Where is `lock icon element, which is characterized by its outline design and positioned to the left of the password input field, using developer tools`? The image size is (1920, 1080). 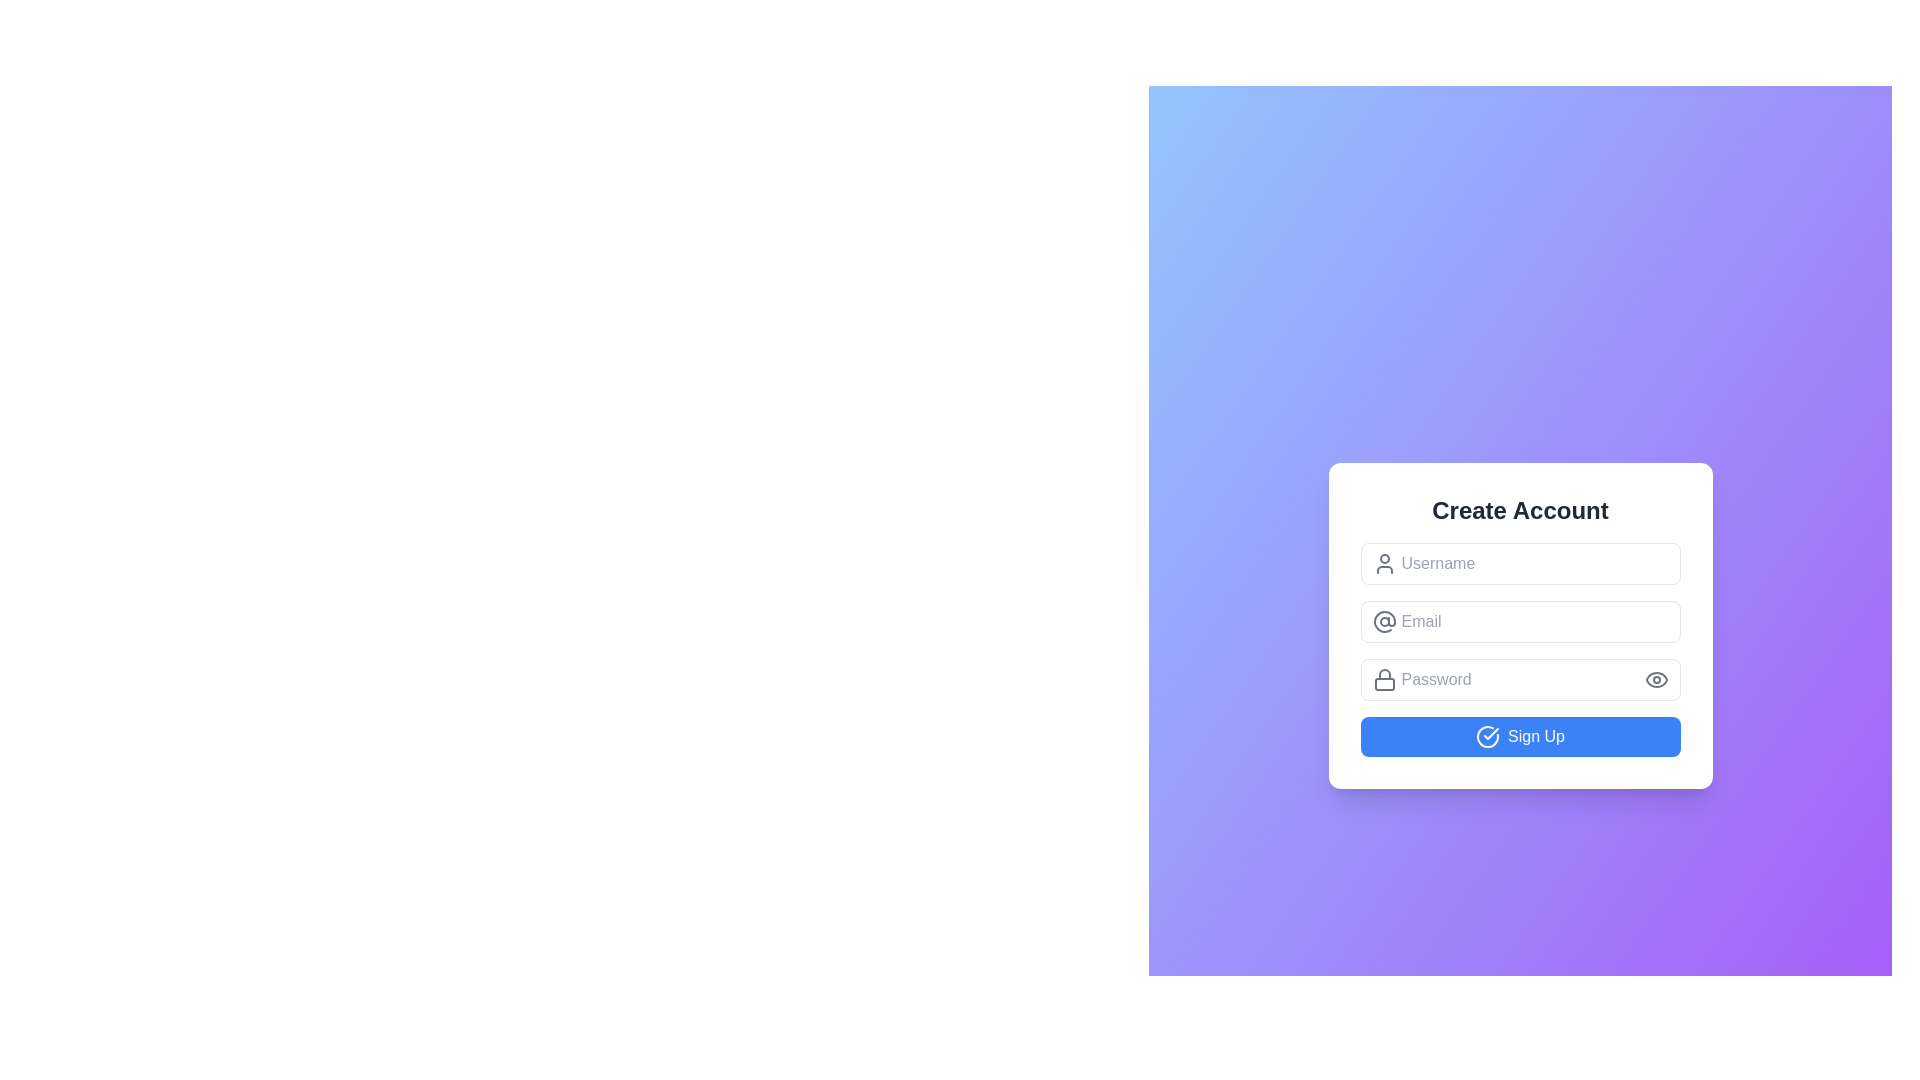 lock icon element, which is characterized by its outline design and positioned to the left of the password input field, using developer tools is located at coordinates (1383, 678).